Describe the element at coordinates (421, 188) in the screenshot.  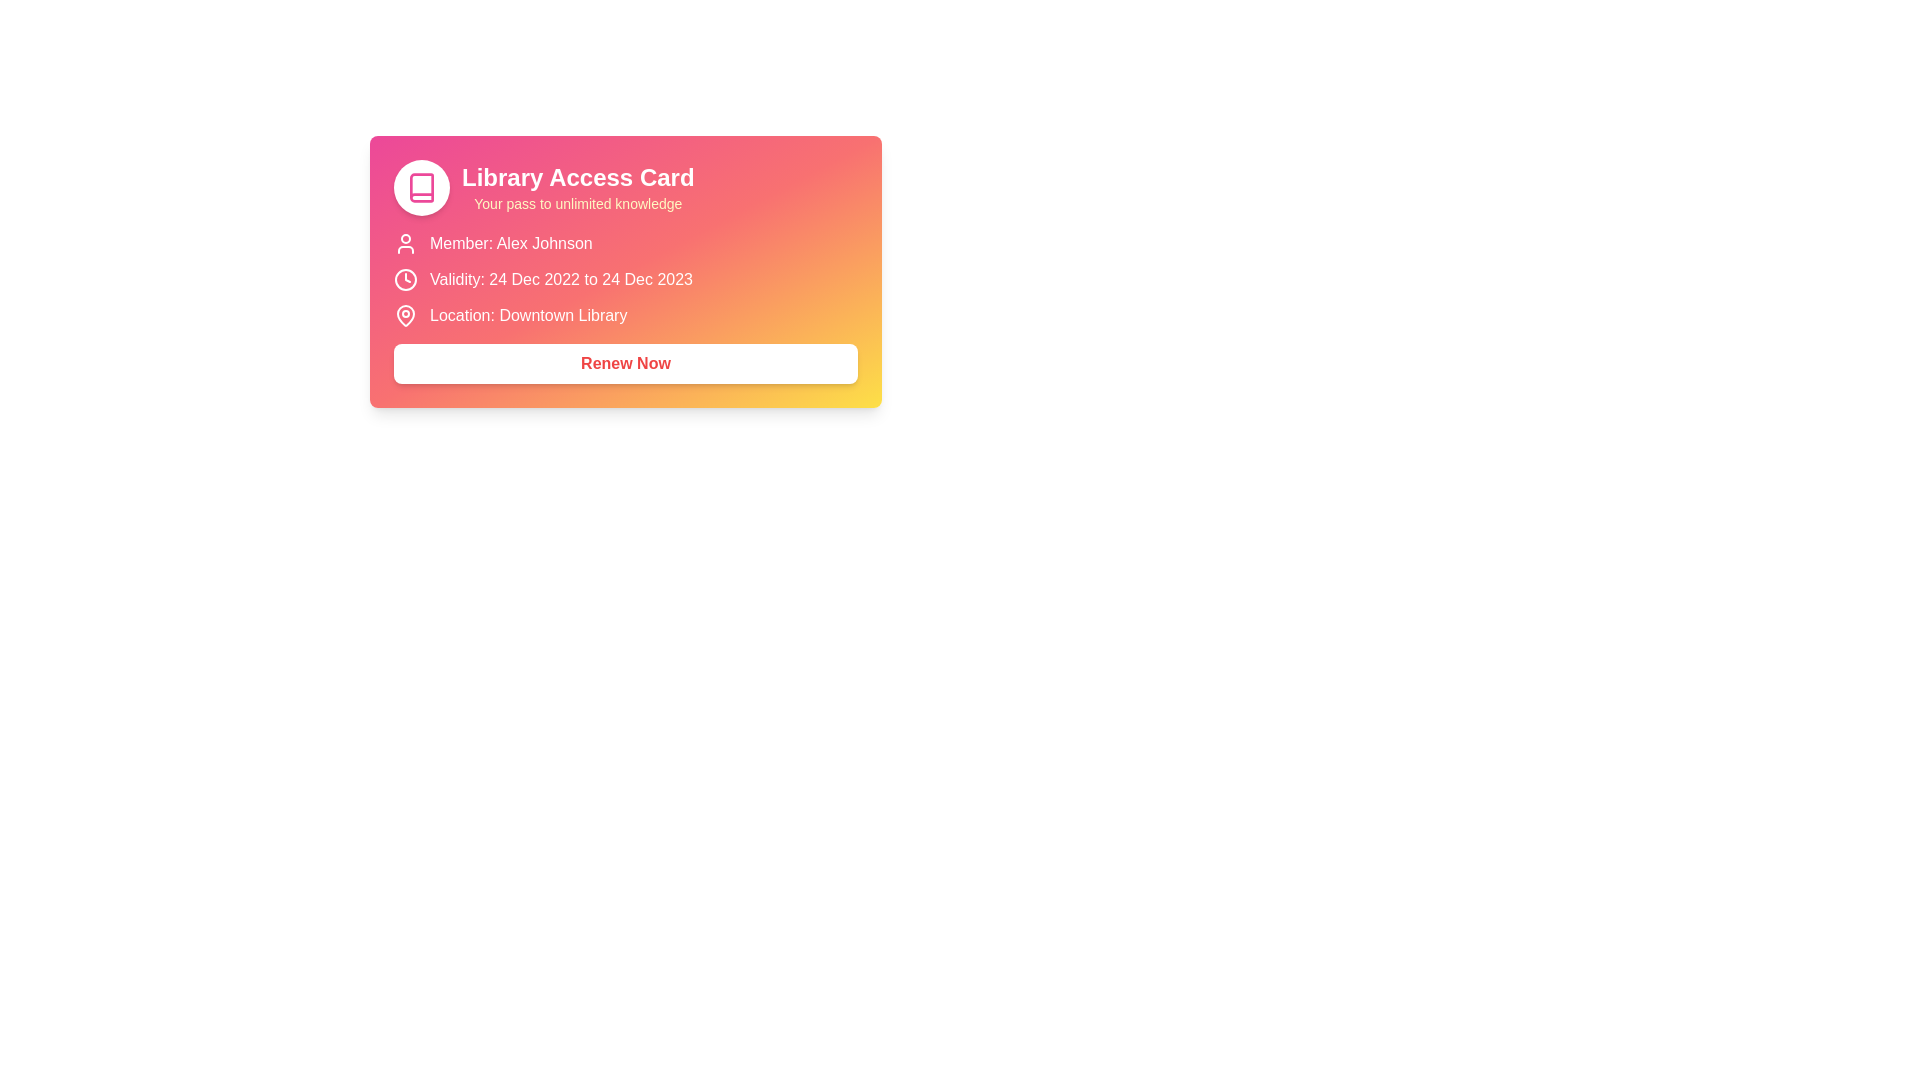
I see `the circular icon button with a white background and pink book icon located at the top-left corner of the card, adjacent to 'Library Access Card.'` at that location.